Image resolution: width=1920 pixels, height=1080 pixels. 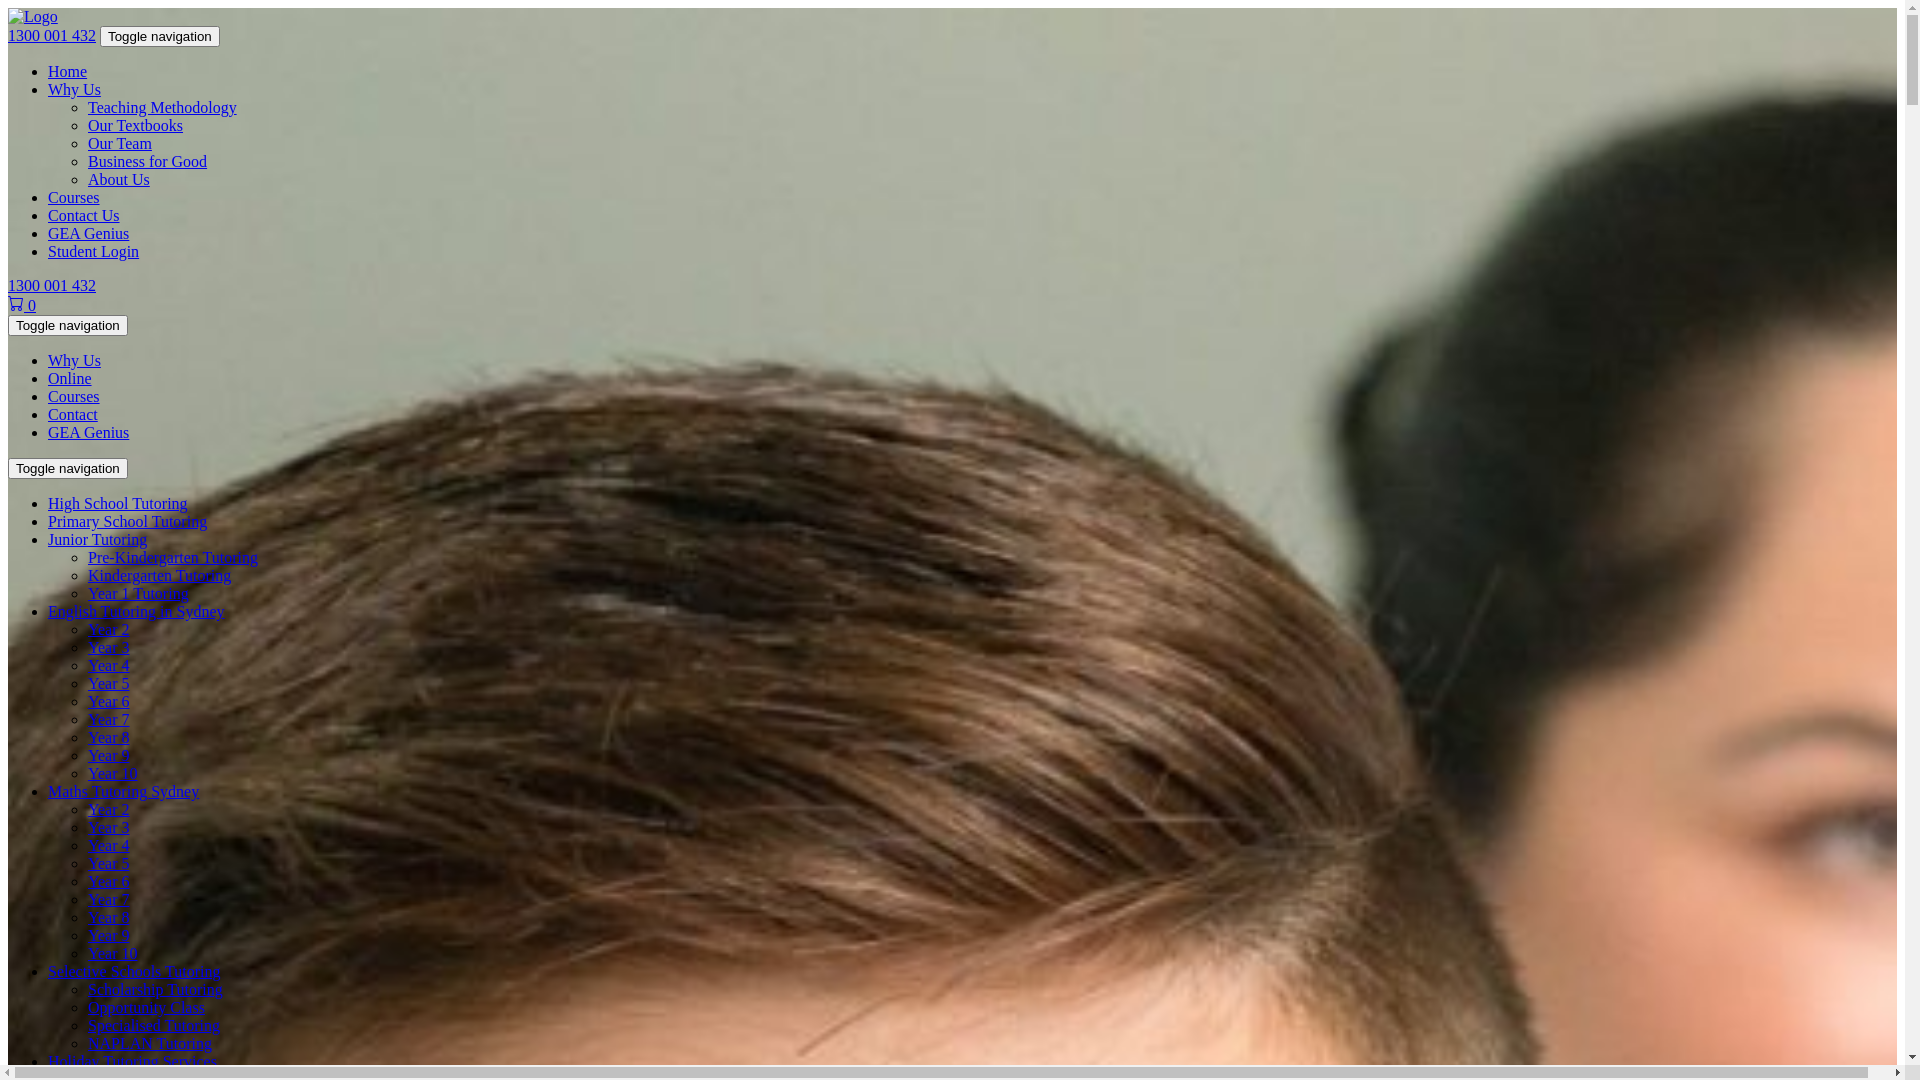 I want to click on 'Year 4', so click(x=86, y=845).